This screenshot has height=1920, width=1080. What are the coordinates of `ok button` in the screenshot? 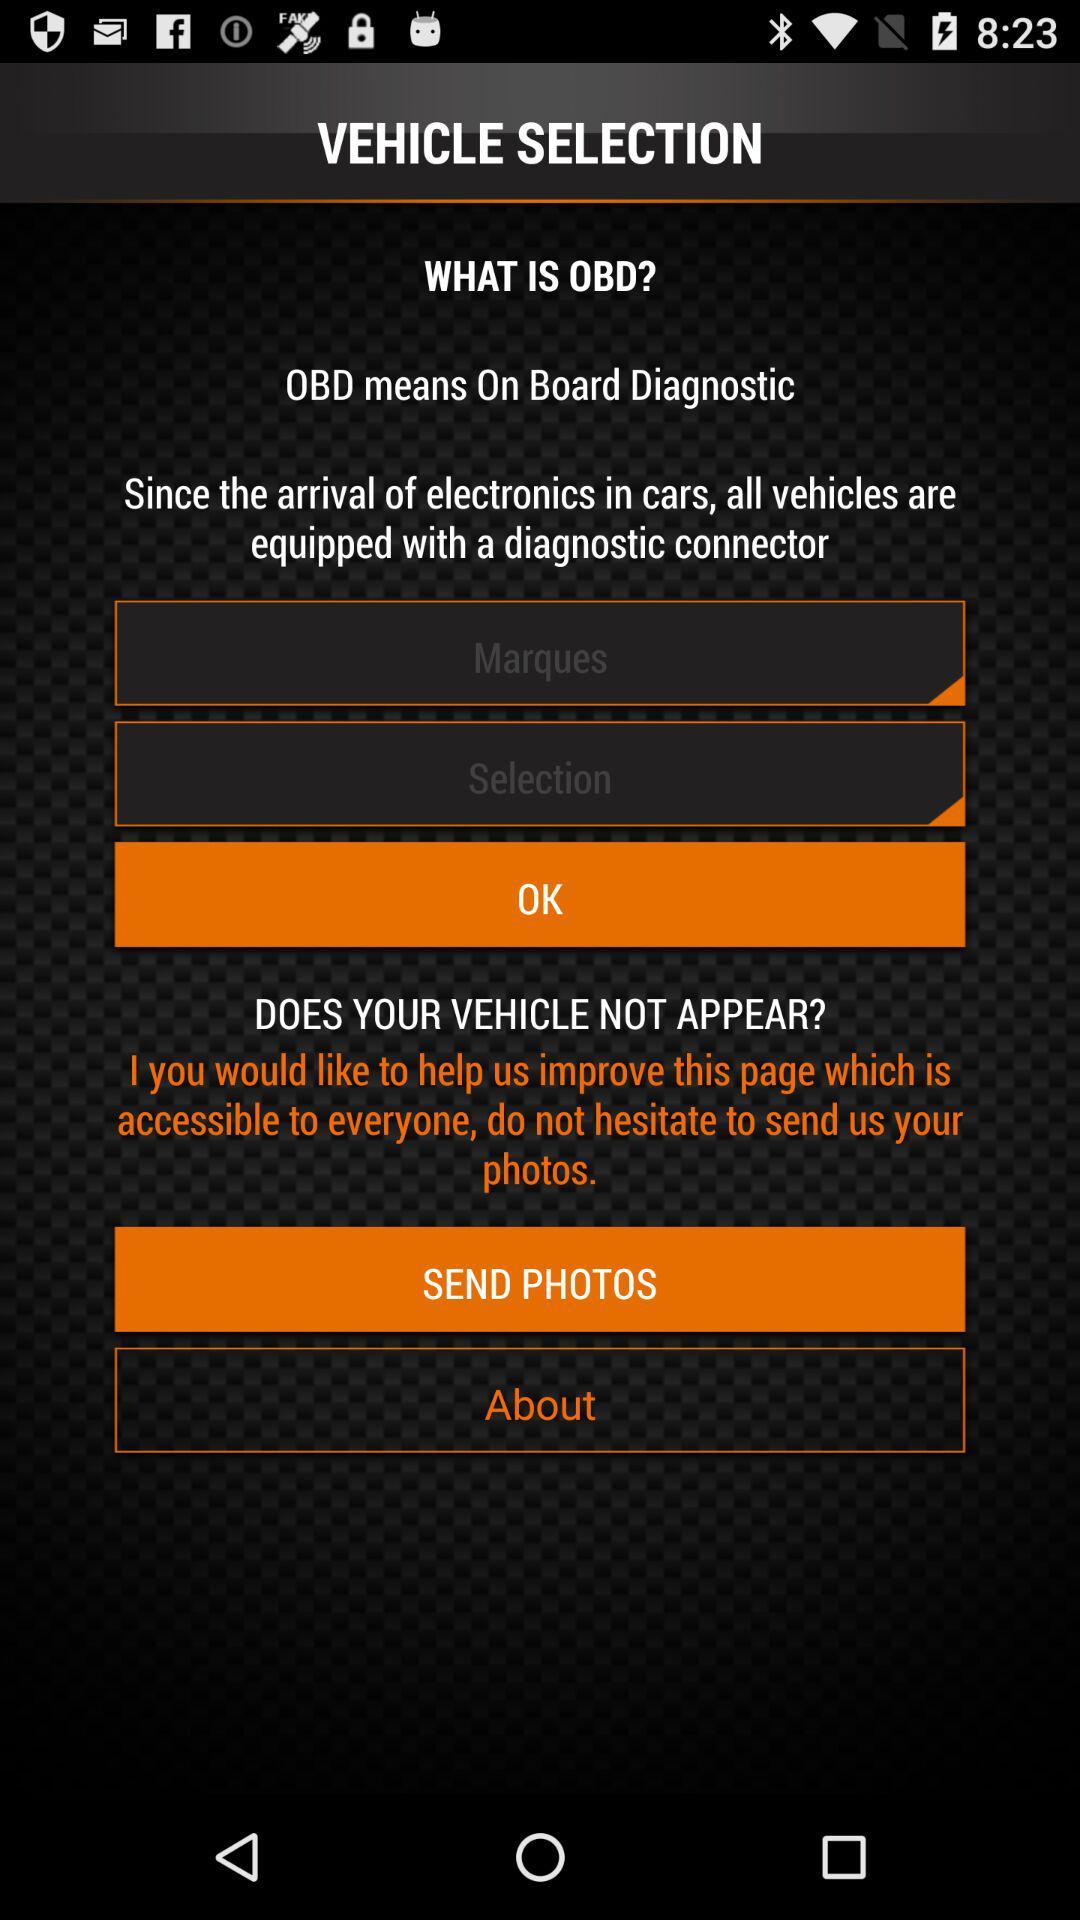 It's located at (540, 897).